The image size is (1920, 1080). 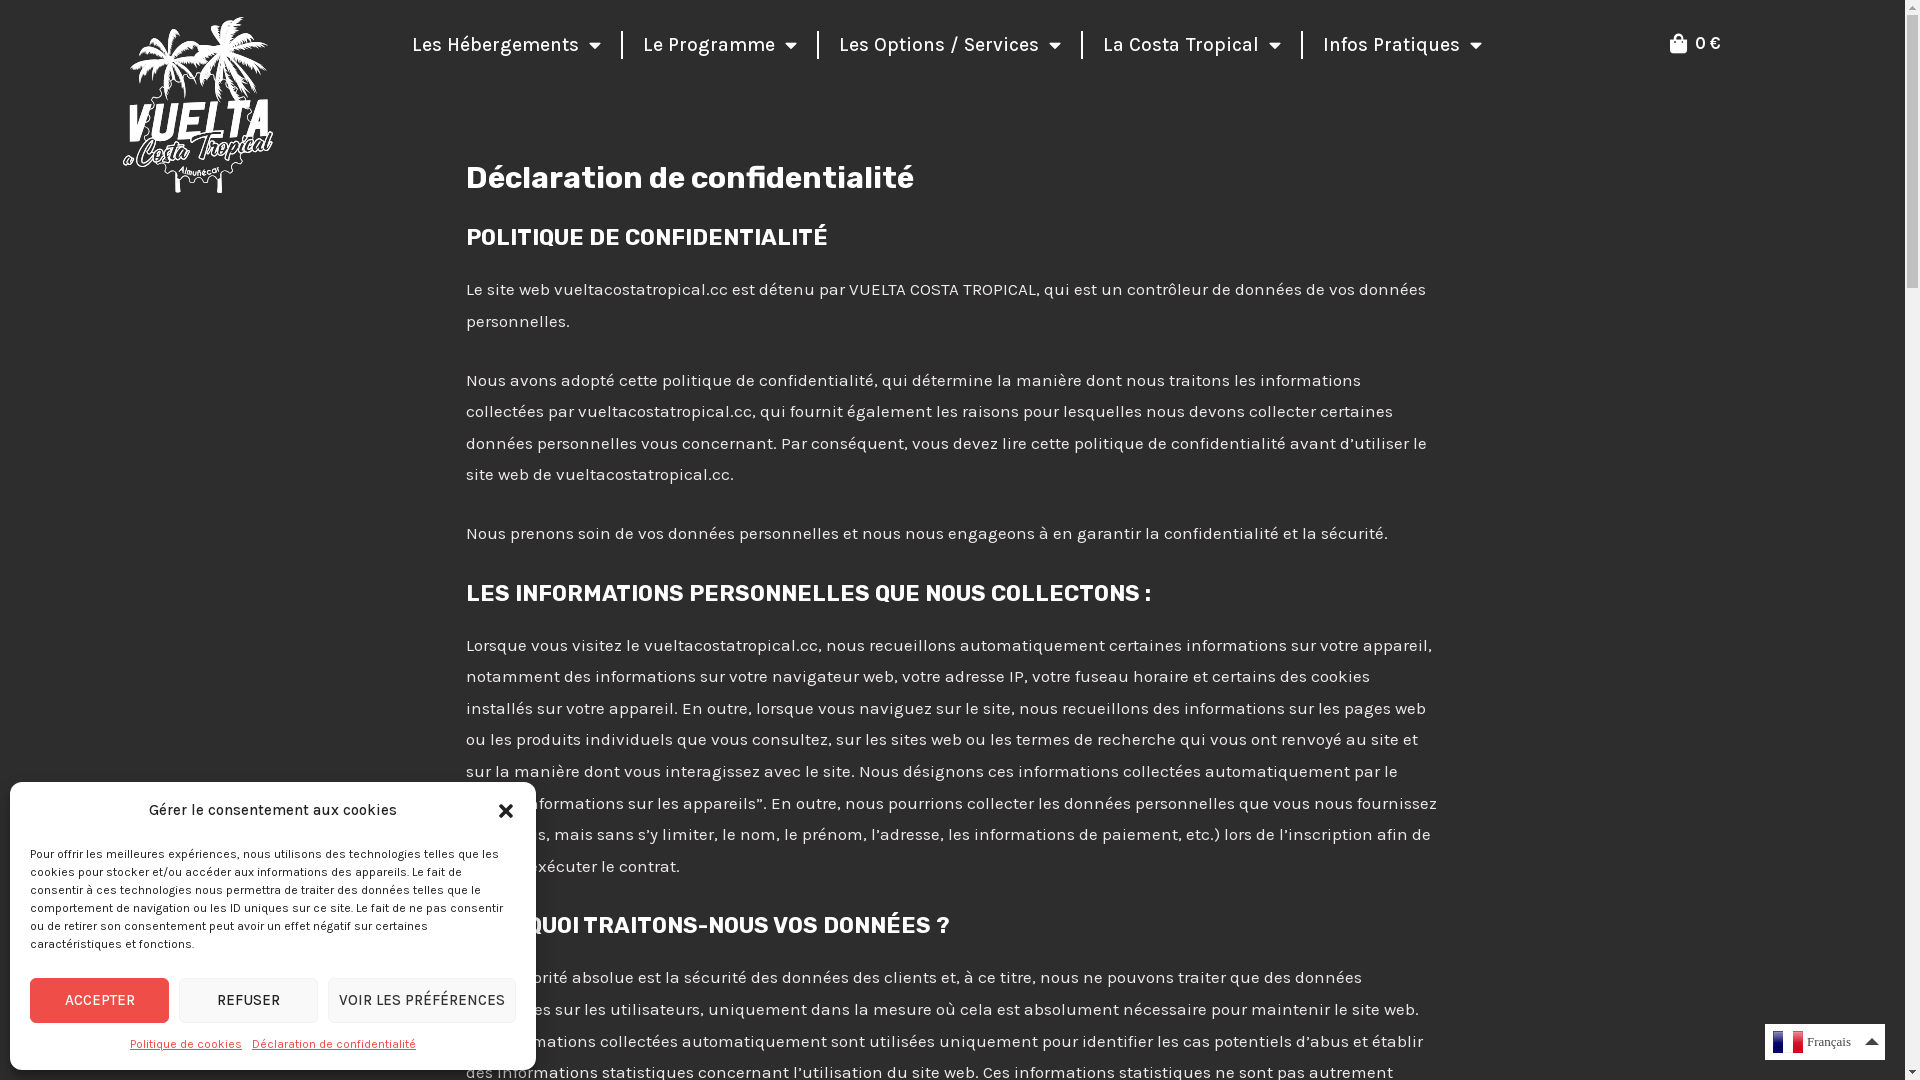 What do you see at coordinates (247, 1000) in the screenshot?
I see `'REFUSER'` at bounding box center [247, 1000].